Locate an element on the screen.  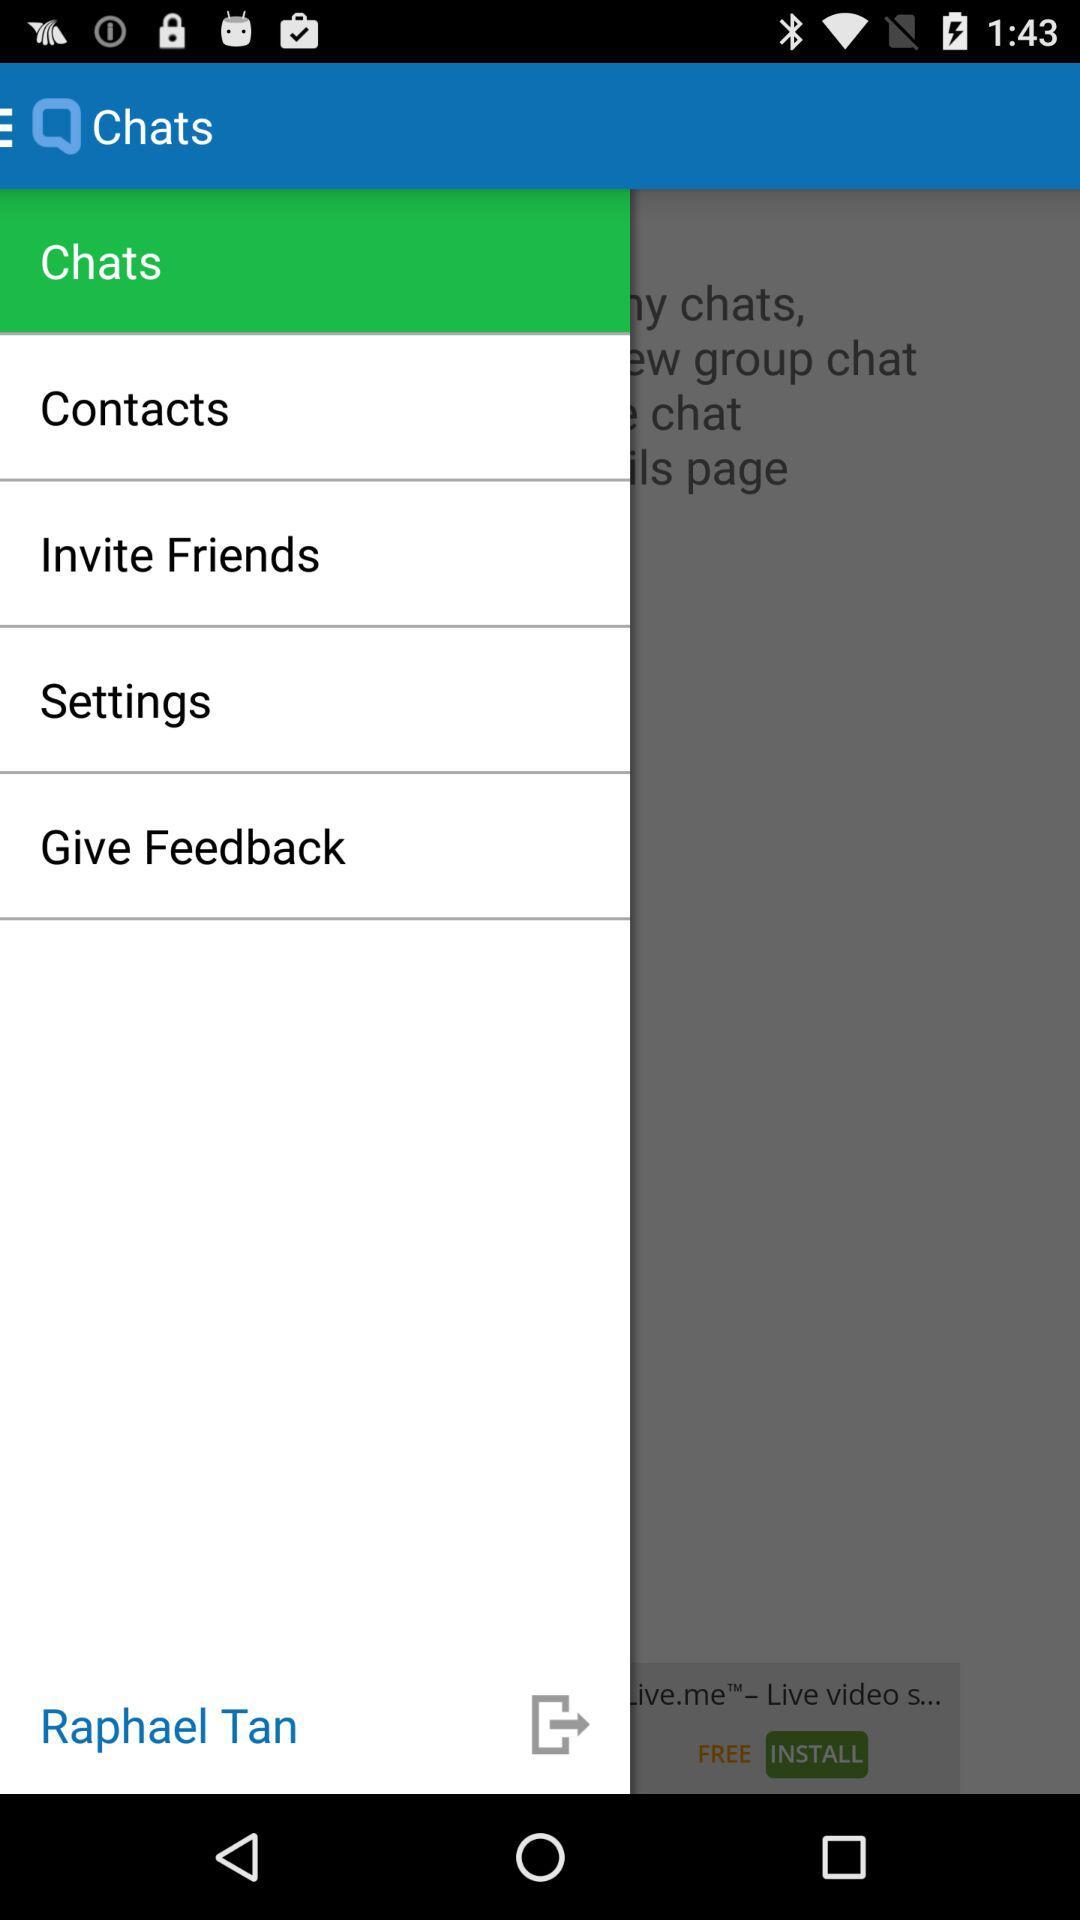
send to person is located at coordinates (560, 1723).